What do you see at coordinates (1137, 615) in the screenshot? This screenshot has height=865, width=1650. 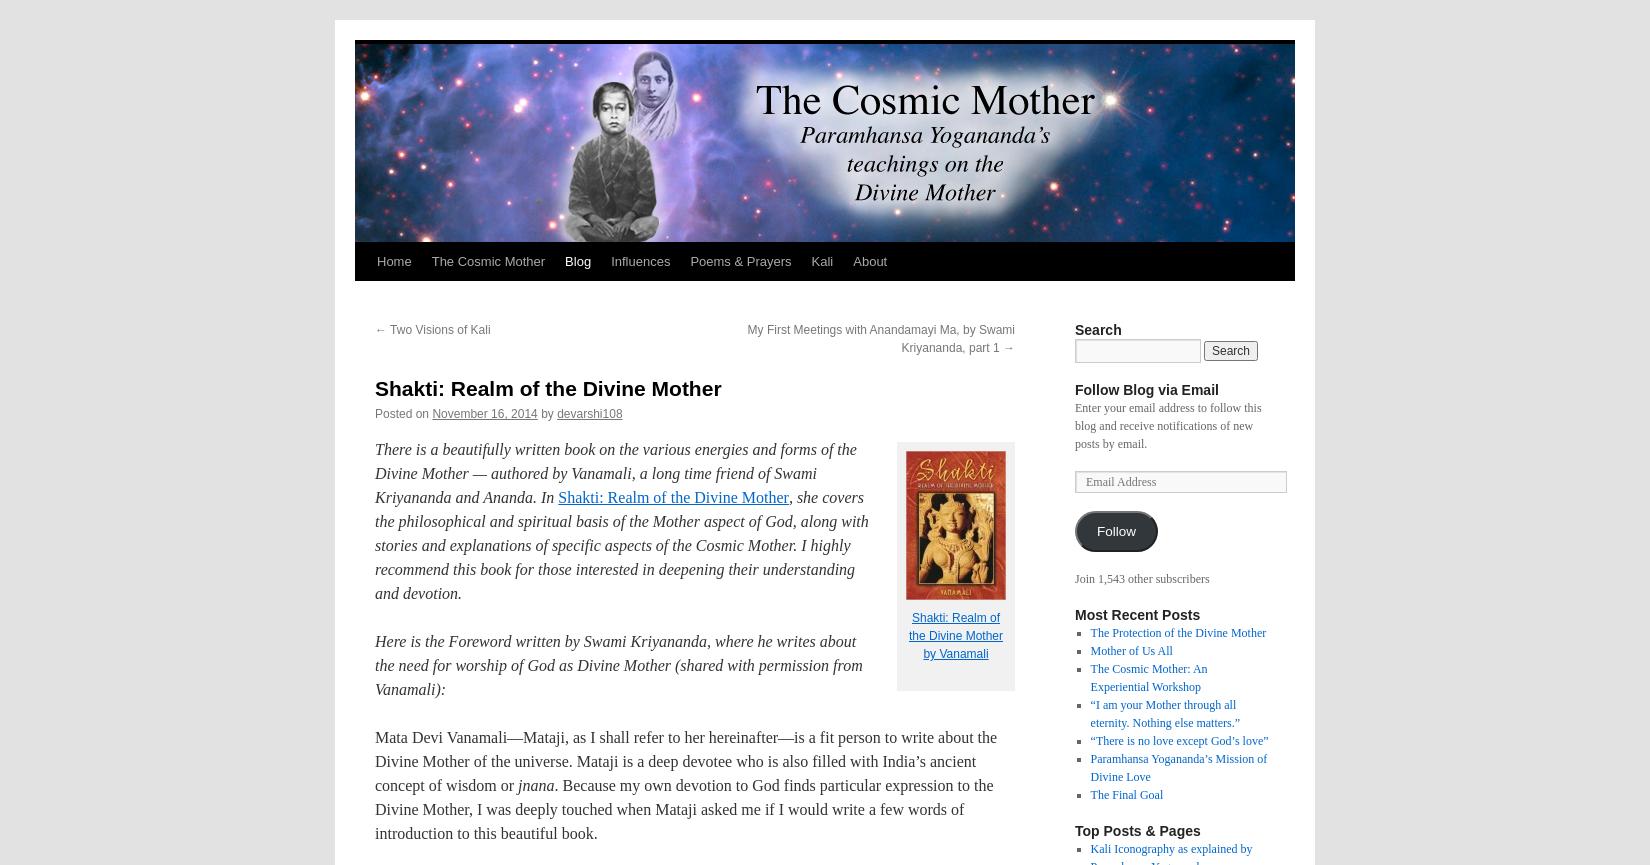 I see `'Most Recent Posts'` at bounding box center [1137, 615].